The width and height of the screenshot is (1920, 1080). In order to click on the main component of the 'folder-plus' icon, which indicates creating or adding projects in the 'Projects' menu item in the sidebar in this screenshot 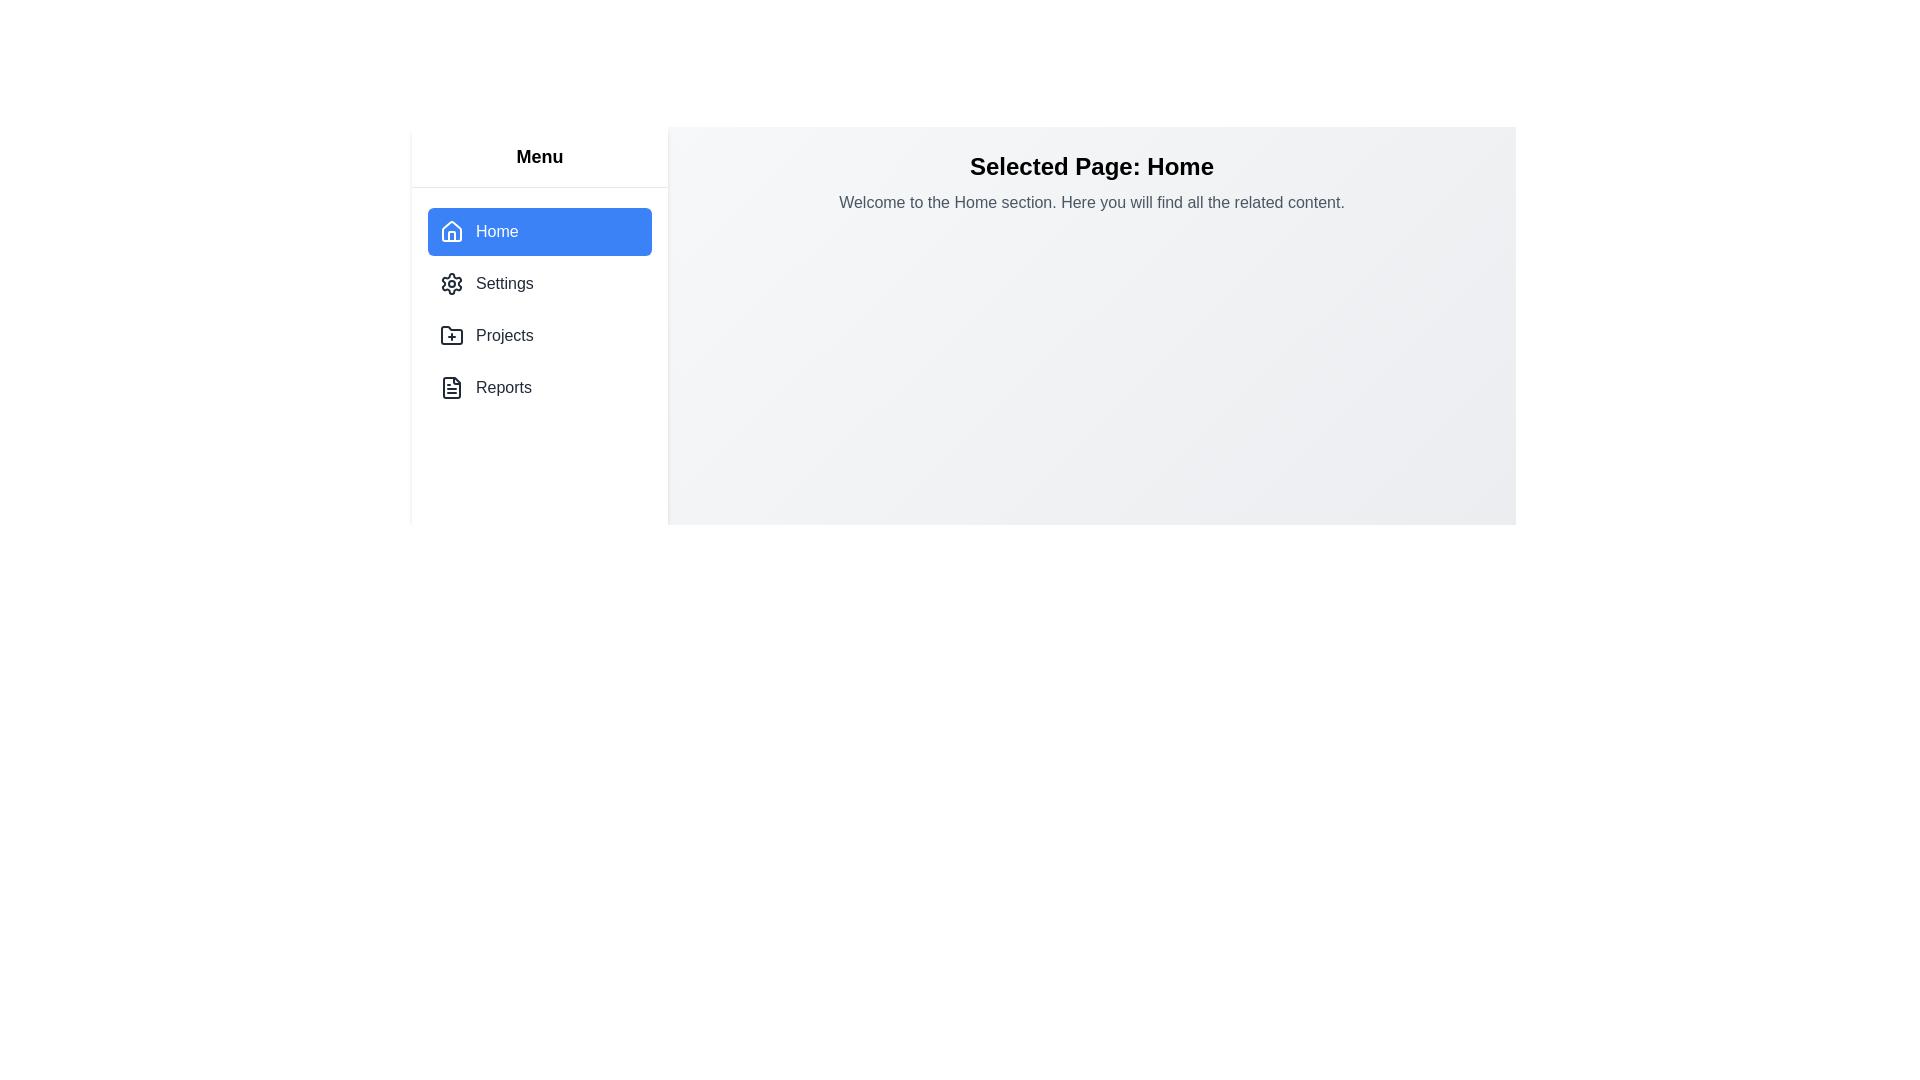, I will do `click(450, 334)`.